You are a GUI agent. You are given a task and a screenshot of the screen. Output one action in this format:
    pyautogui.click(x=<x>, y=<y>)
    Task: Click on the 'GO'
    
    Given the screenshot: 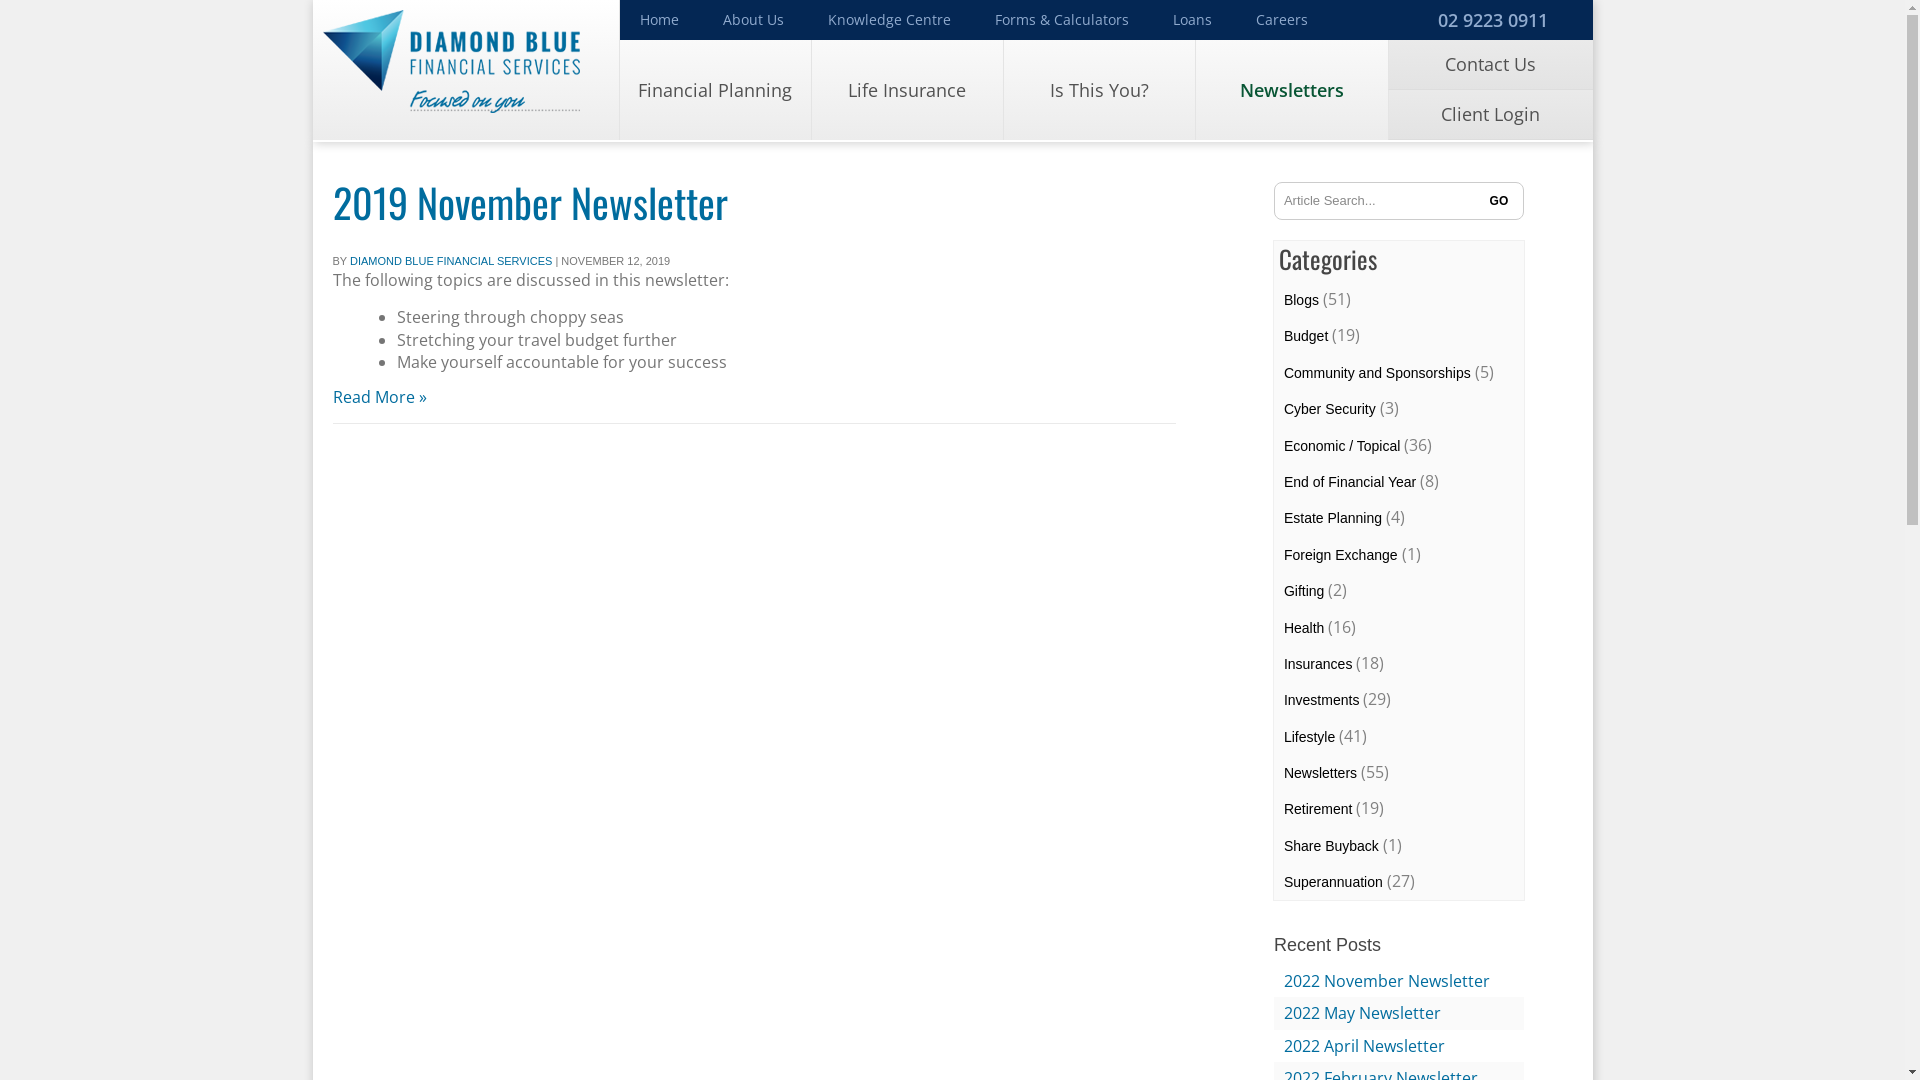 What is the action you would take?
    pyautogui.click(x=1498, y=200)
    